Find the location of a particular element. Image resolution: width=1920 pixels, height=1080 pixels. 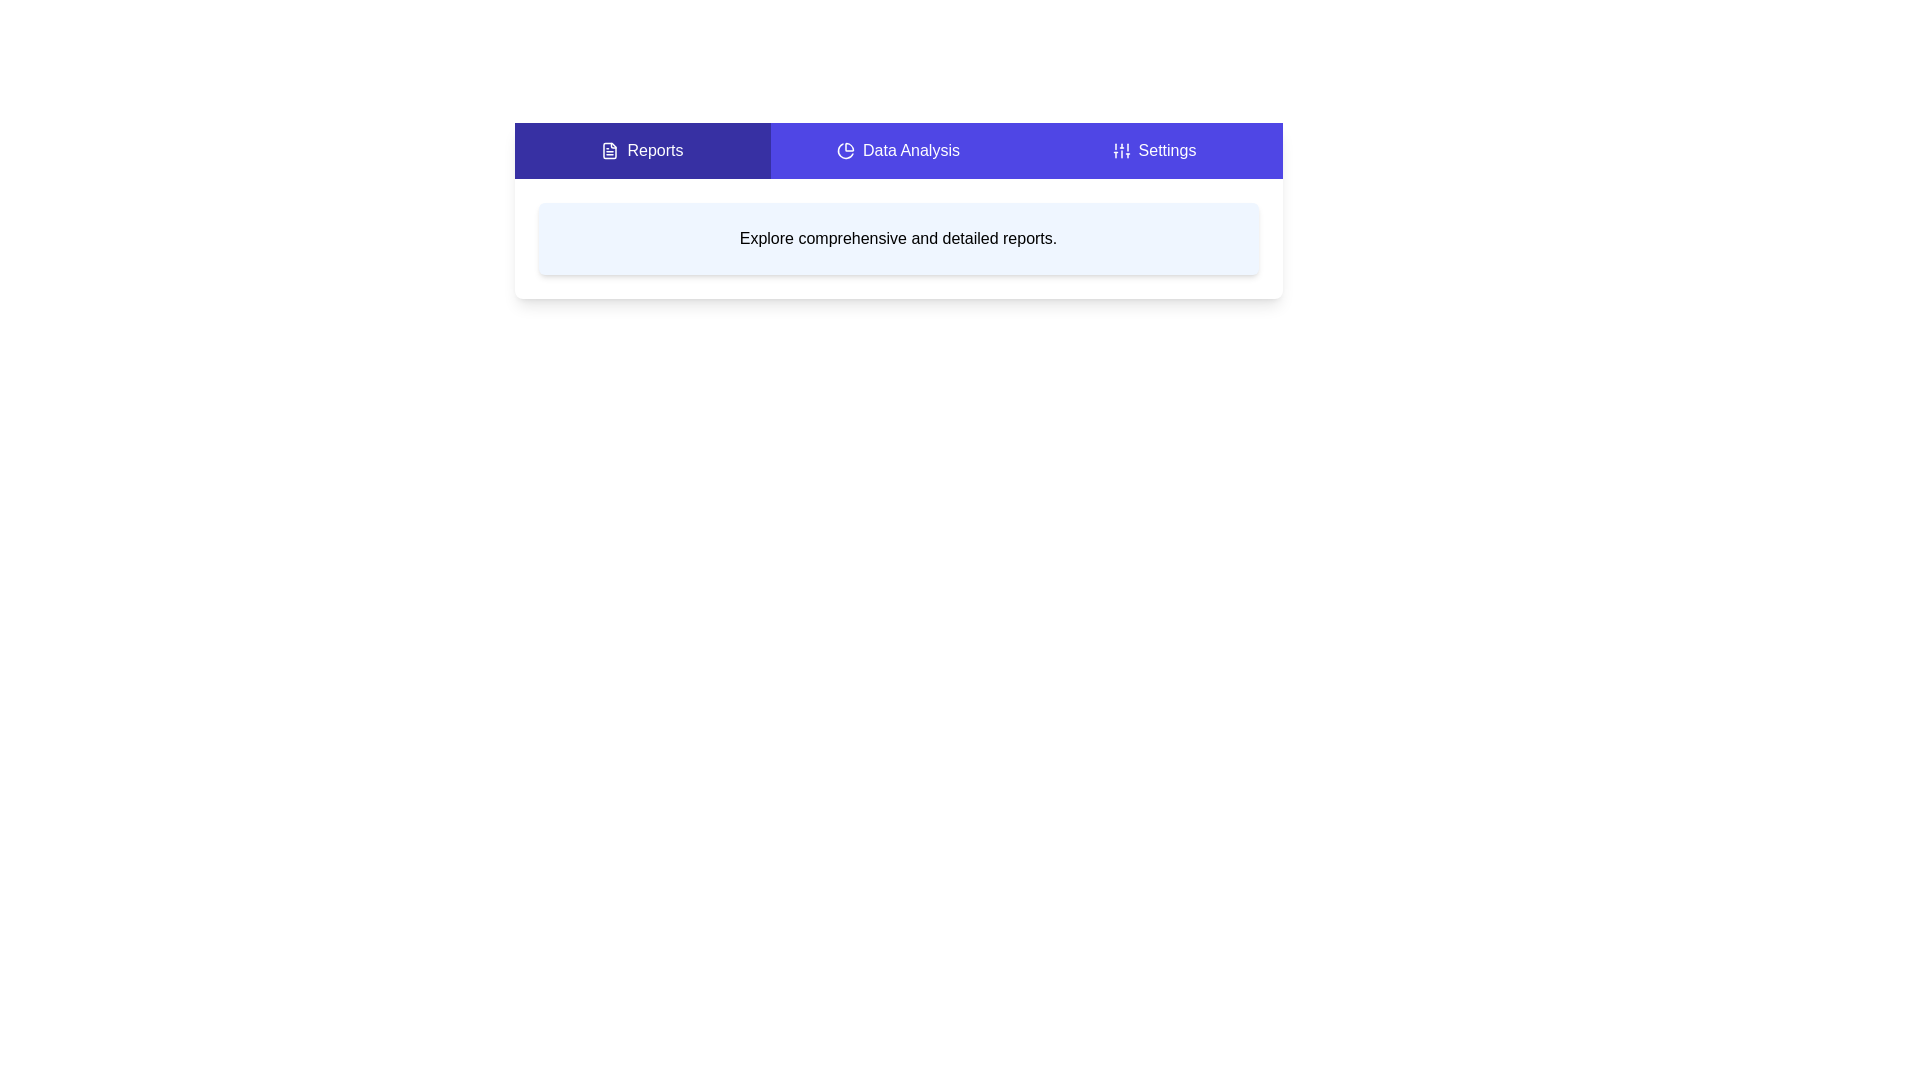

the tab header labeled Settings is located at coordinates (1154, 149).